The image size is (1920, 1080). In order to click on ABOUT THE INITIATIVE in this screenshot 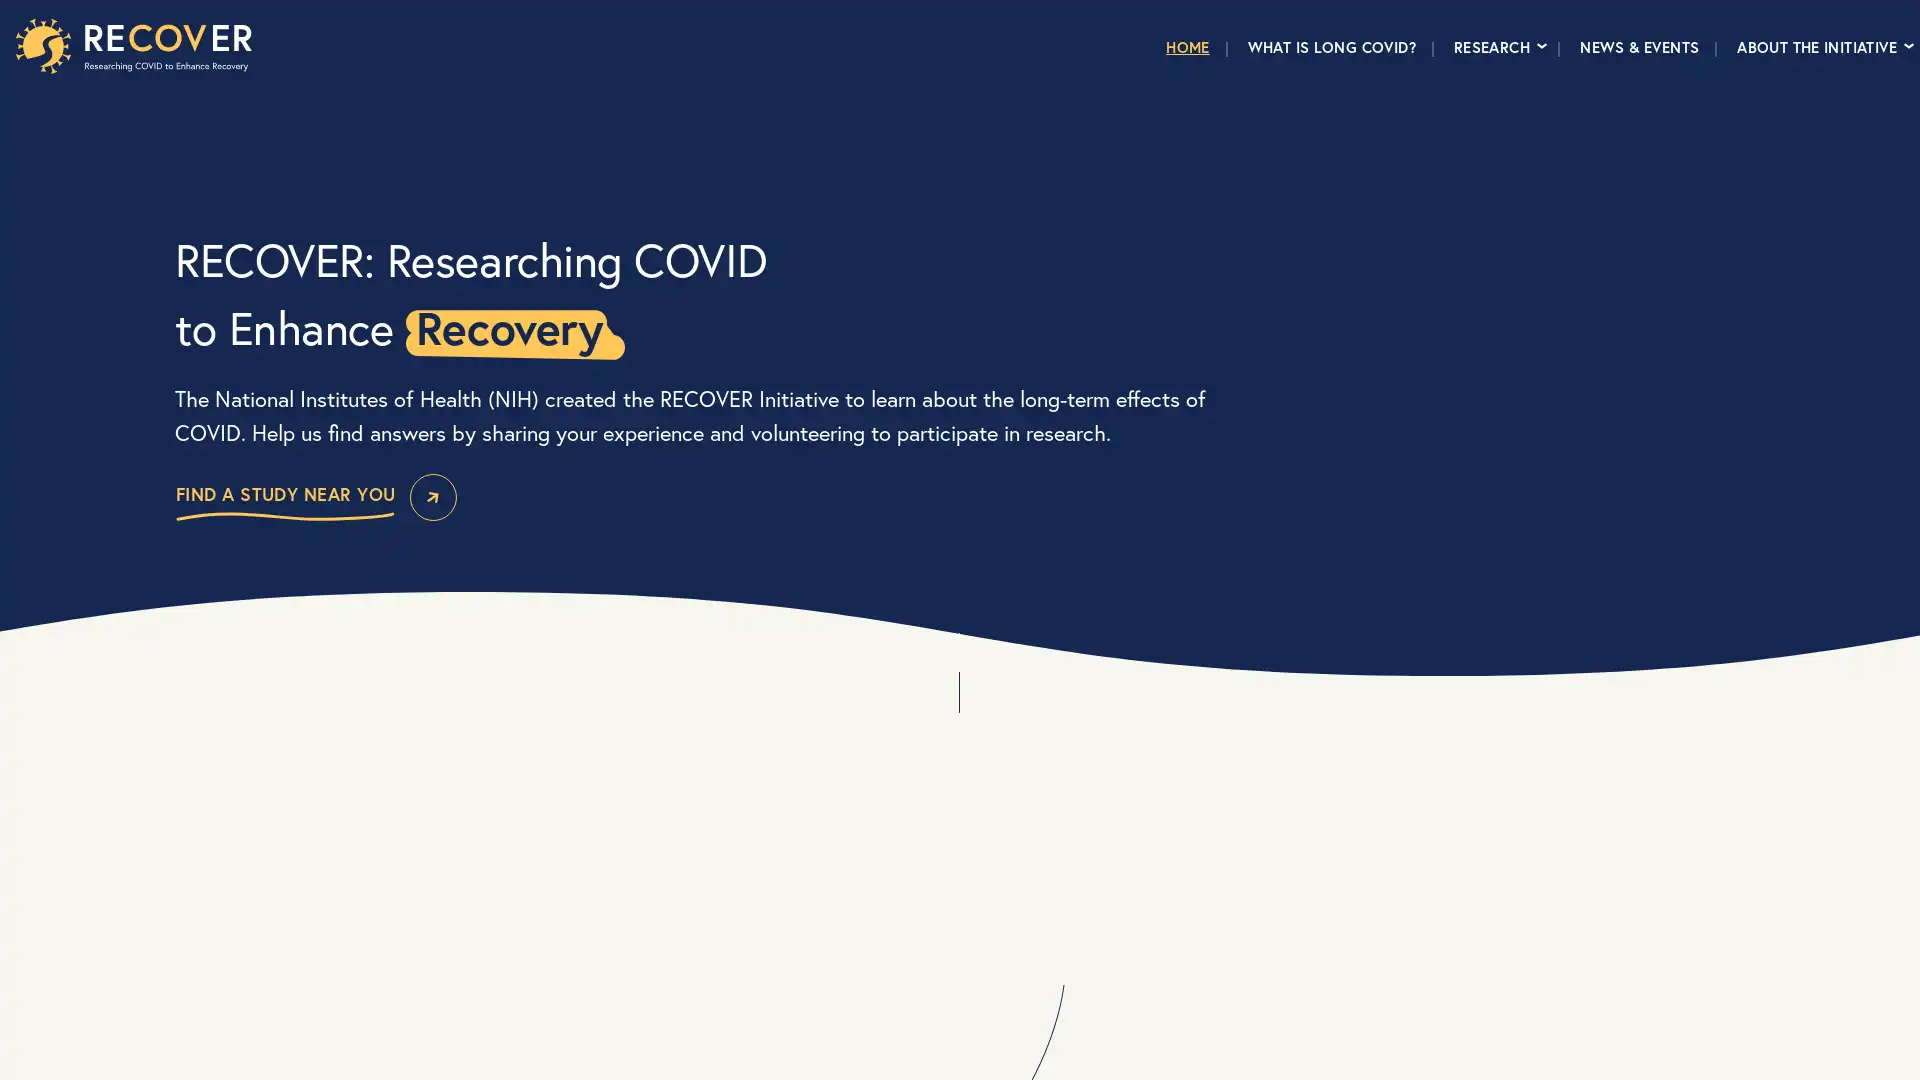, I will do `click(1807, 45)`.